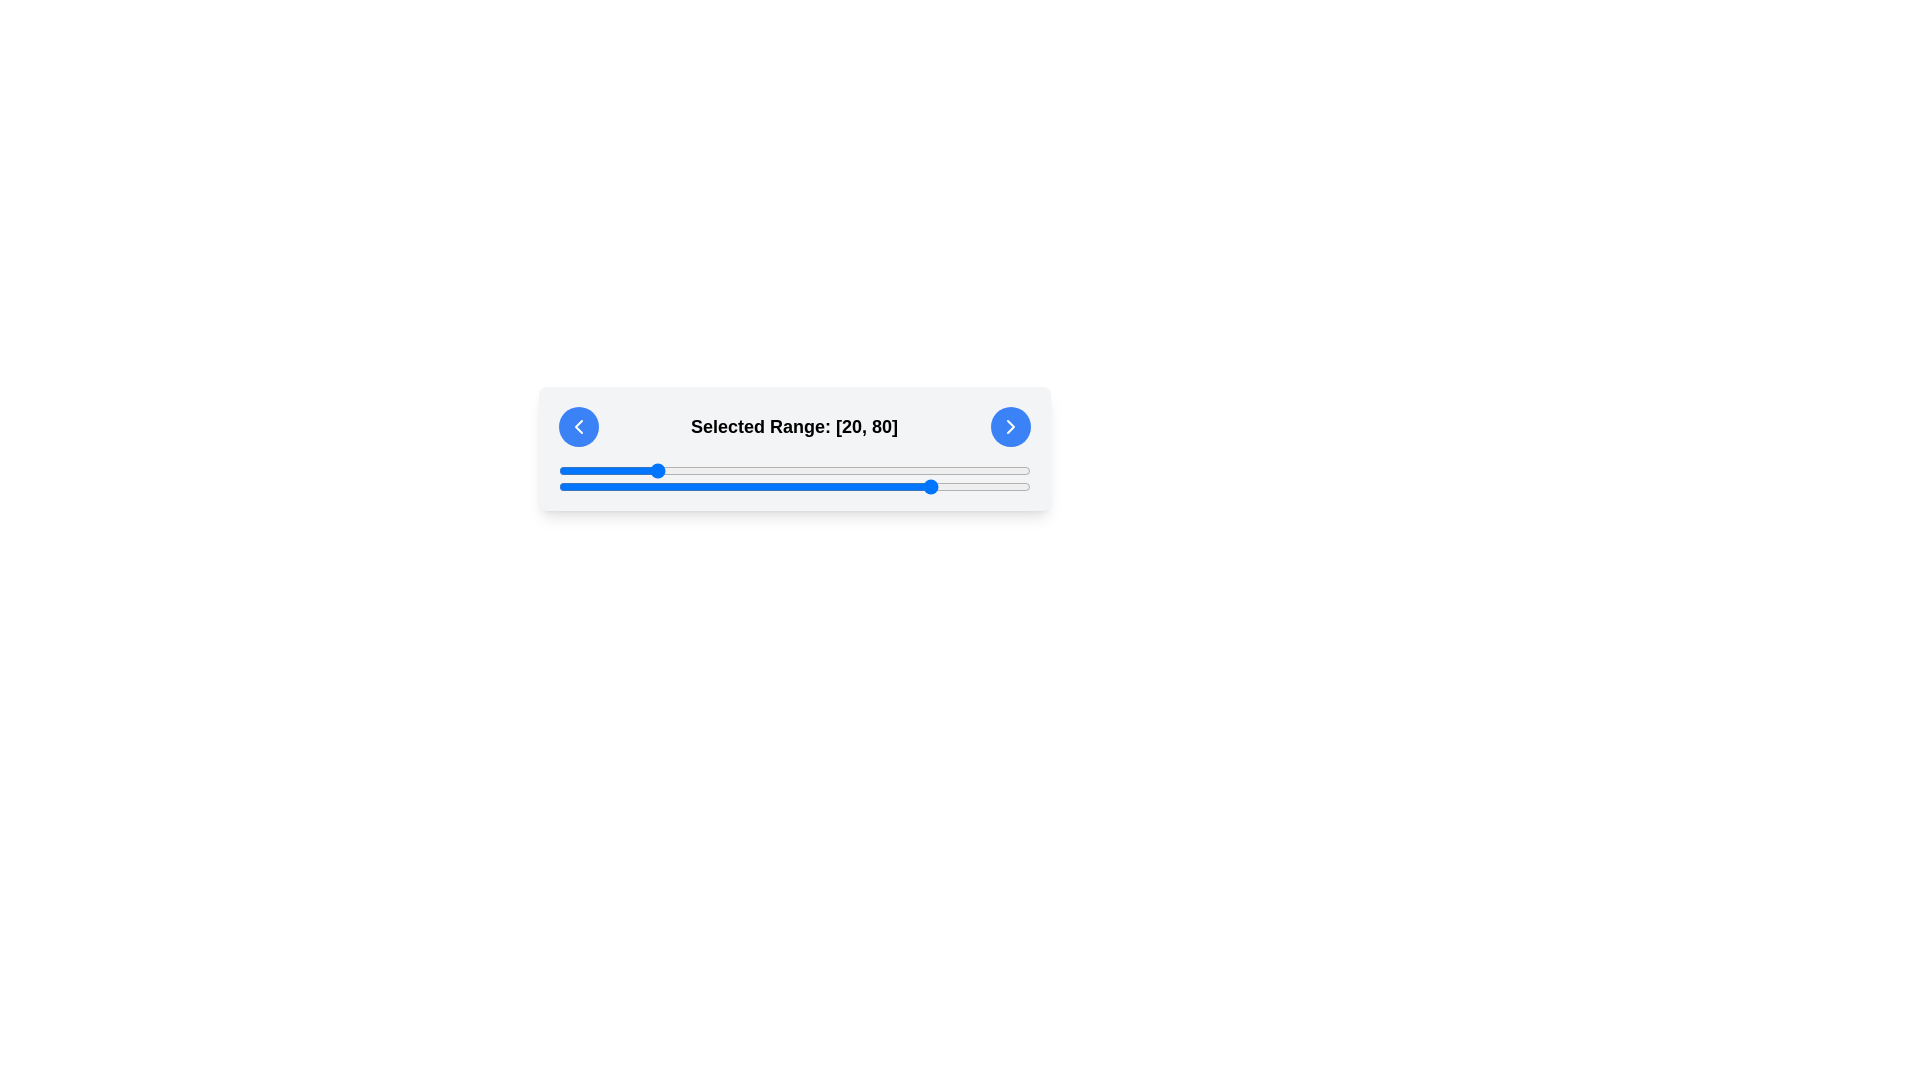 Image resolution: width=1920 pixels, height=1080 pixels. I want to click on the SVG graphic within the circular button located at the far left of the visible control panel, which serves as a navigation indicator to move backward or left, so click(577, 426).